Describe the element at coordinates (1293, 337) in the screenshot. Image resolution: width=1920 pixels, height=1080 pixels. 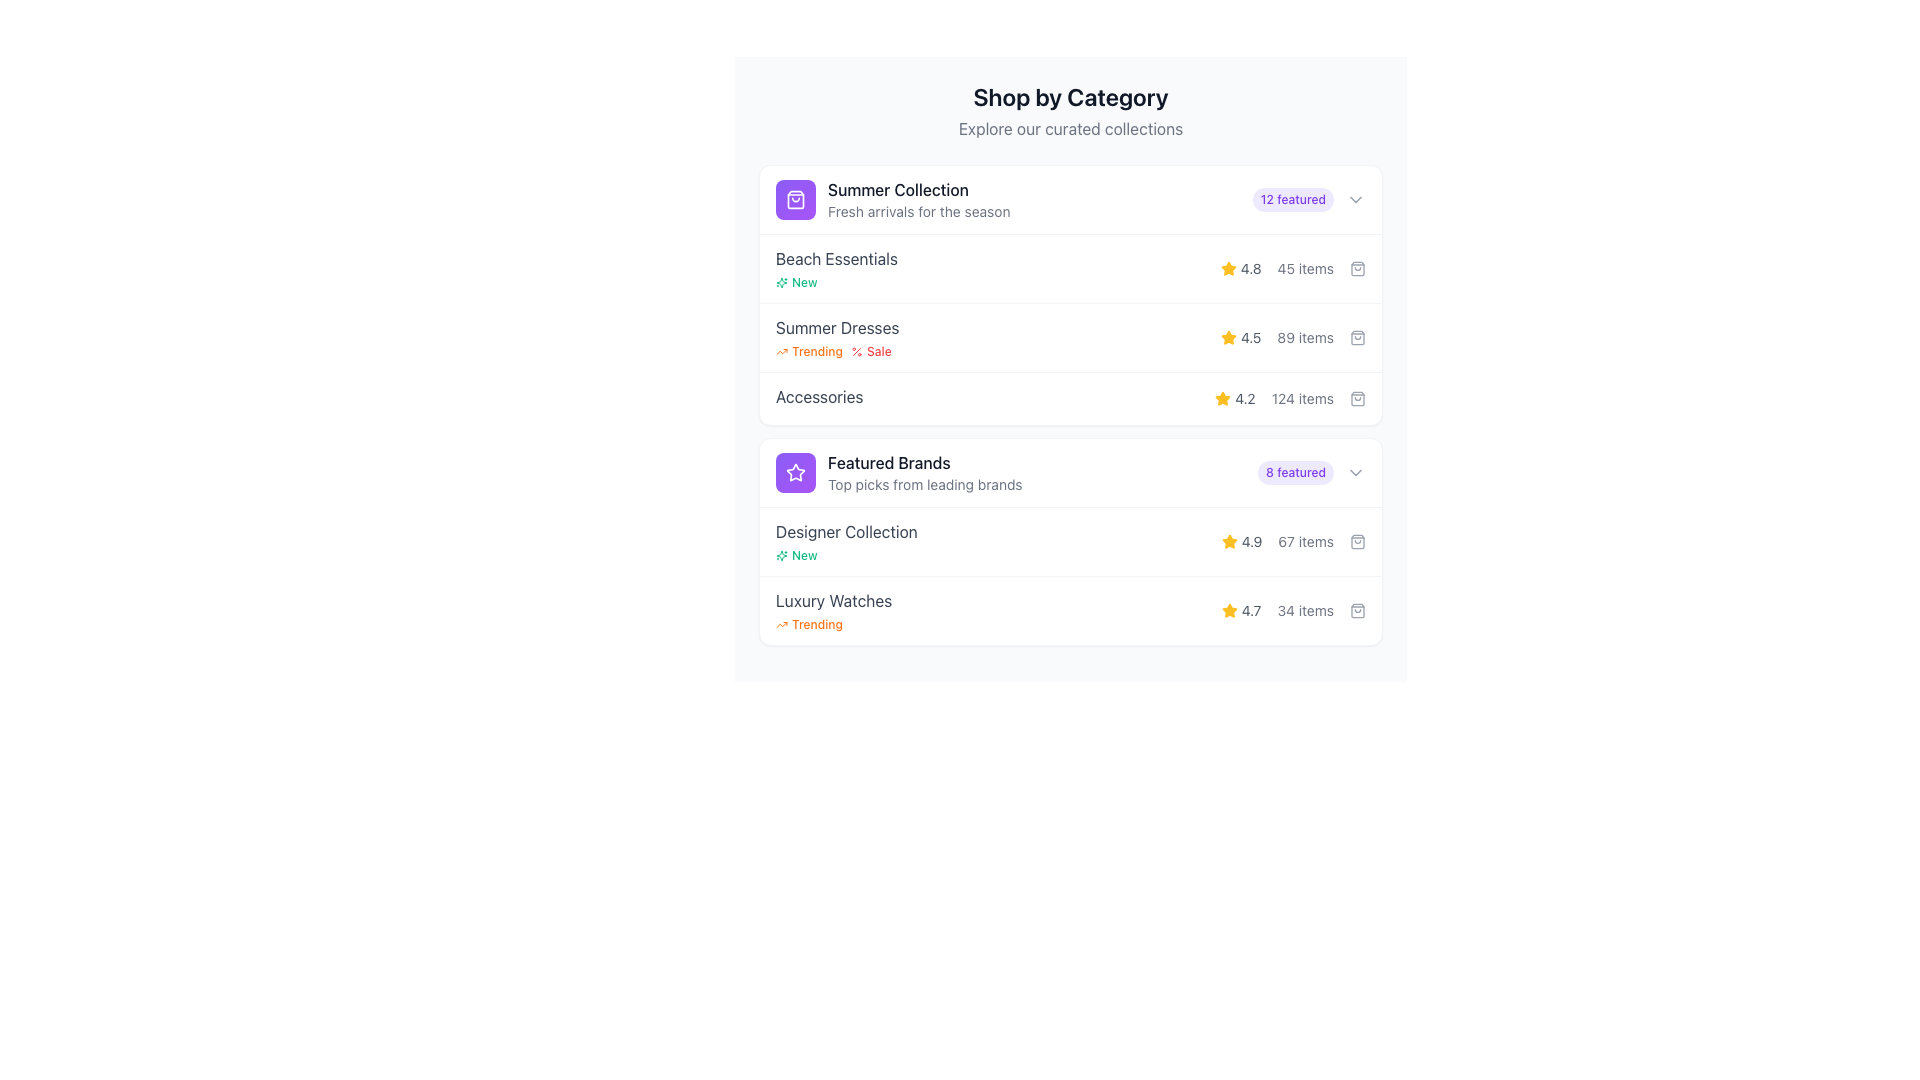
I see `the Display information row containing rating and item count for the 'Summer Dresses' category` at that location.